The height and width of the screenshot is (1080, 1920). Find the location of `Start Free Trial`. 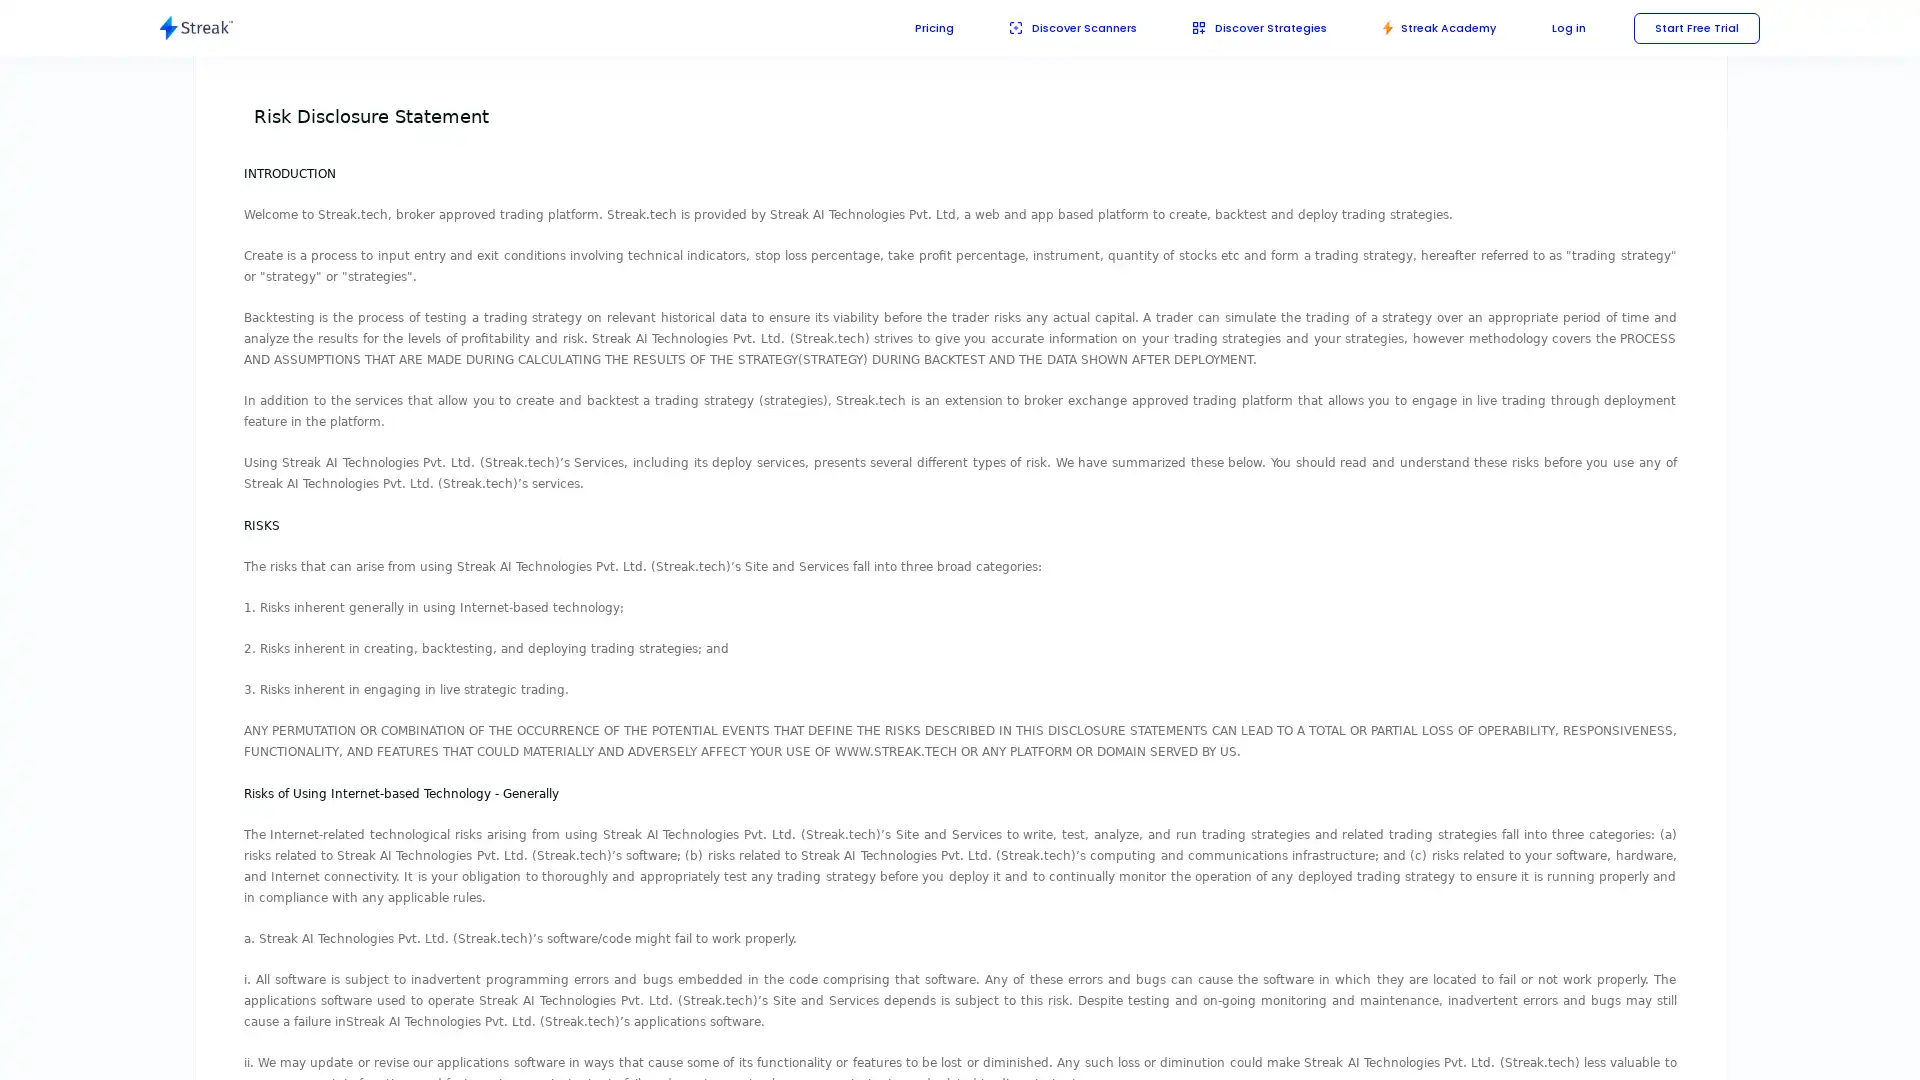

Start Free Trial is located at coordinates (1693, 27).